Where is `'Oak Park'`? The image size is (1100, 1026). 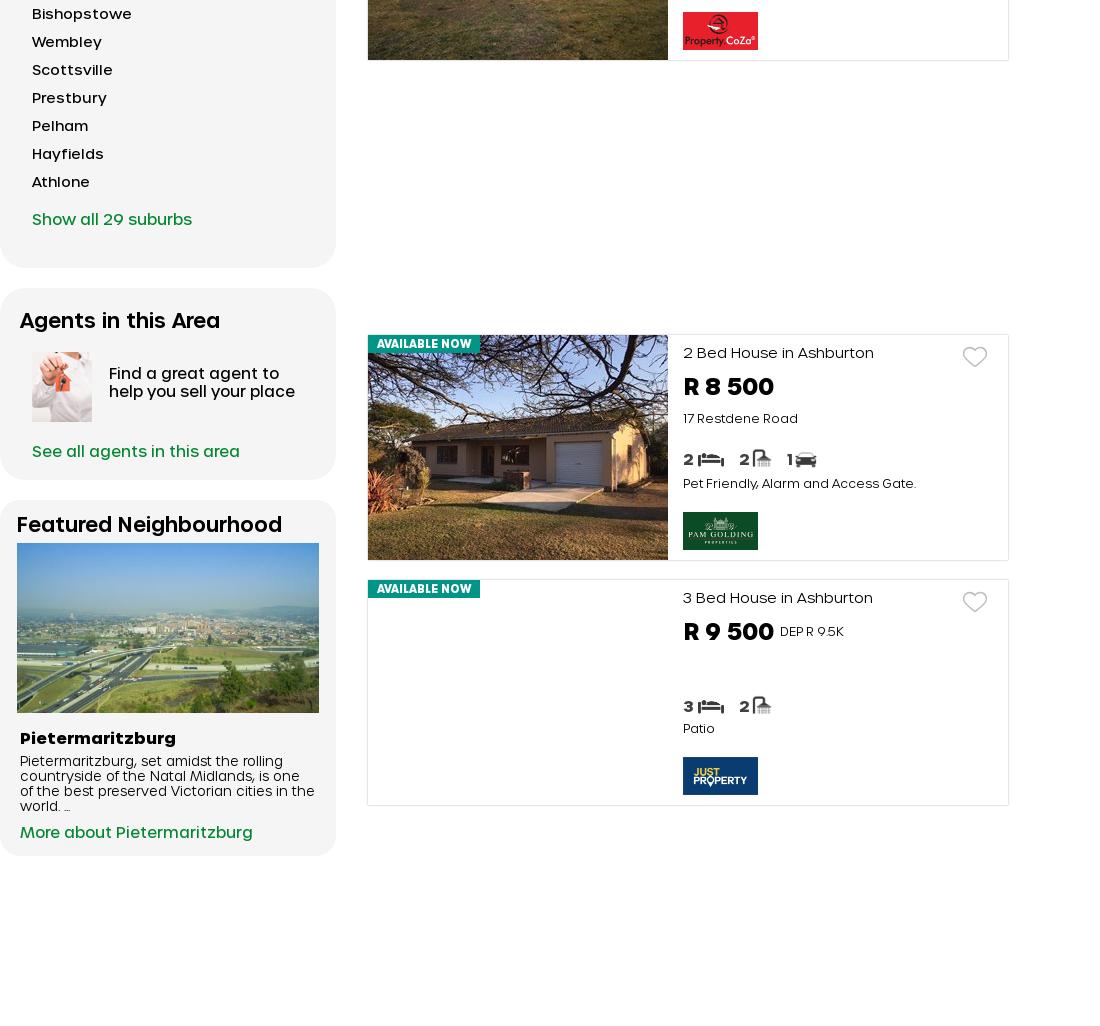 'Oak Park' is located at coordinates (64, 572).